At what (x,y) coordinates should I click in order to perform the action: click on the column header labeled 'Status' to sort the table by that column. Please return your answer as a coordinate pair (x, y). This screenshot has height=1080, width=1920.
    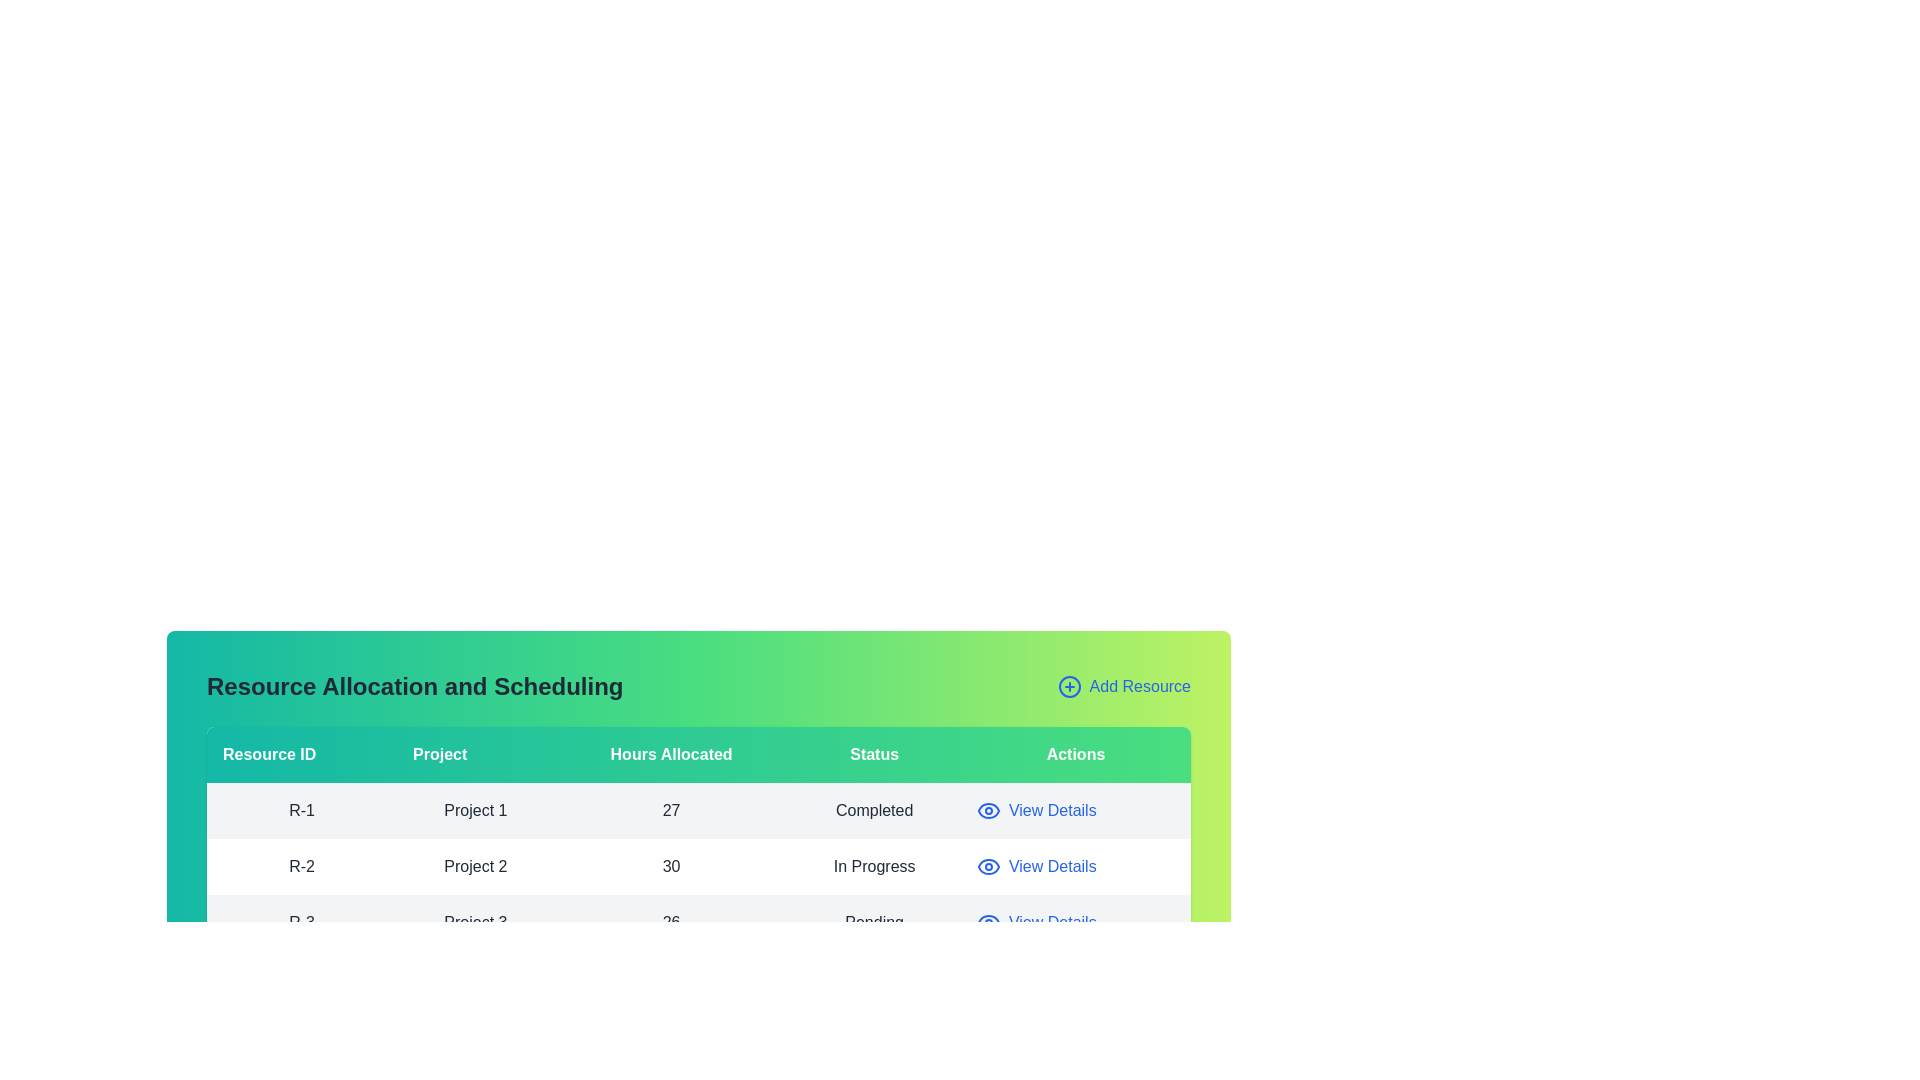
    Looking at the image, I should click on (873, 755).